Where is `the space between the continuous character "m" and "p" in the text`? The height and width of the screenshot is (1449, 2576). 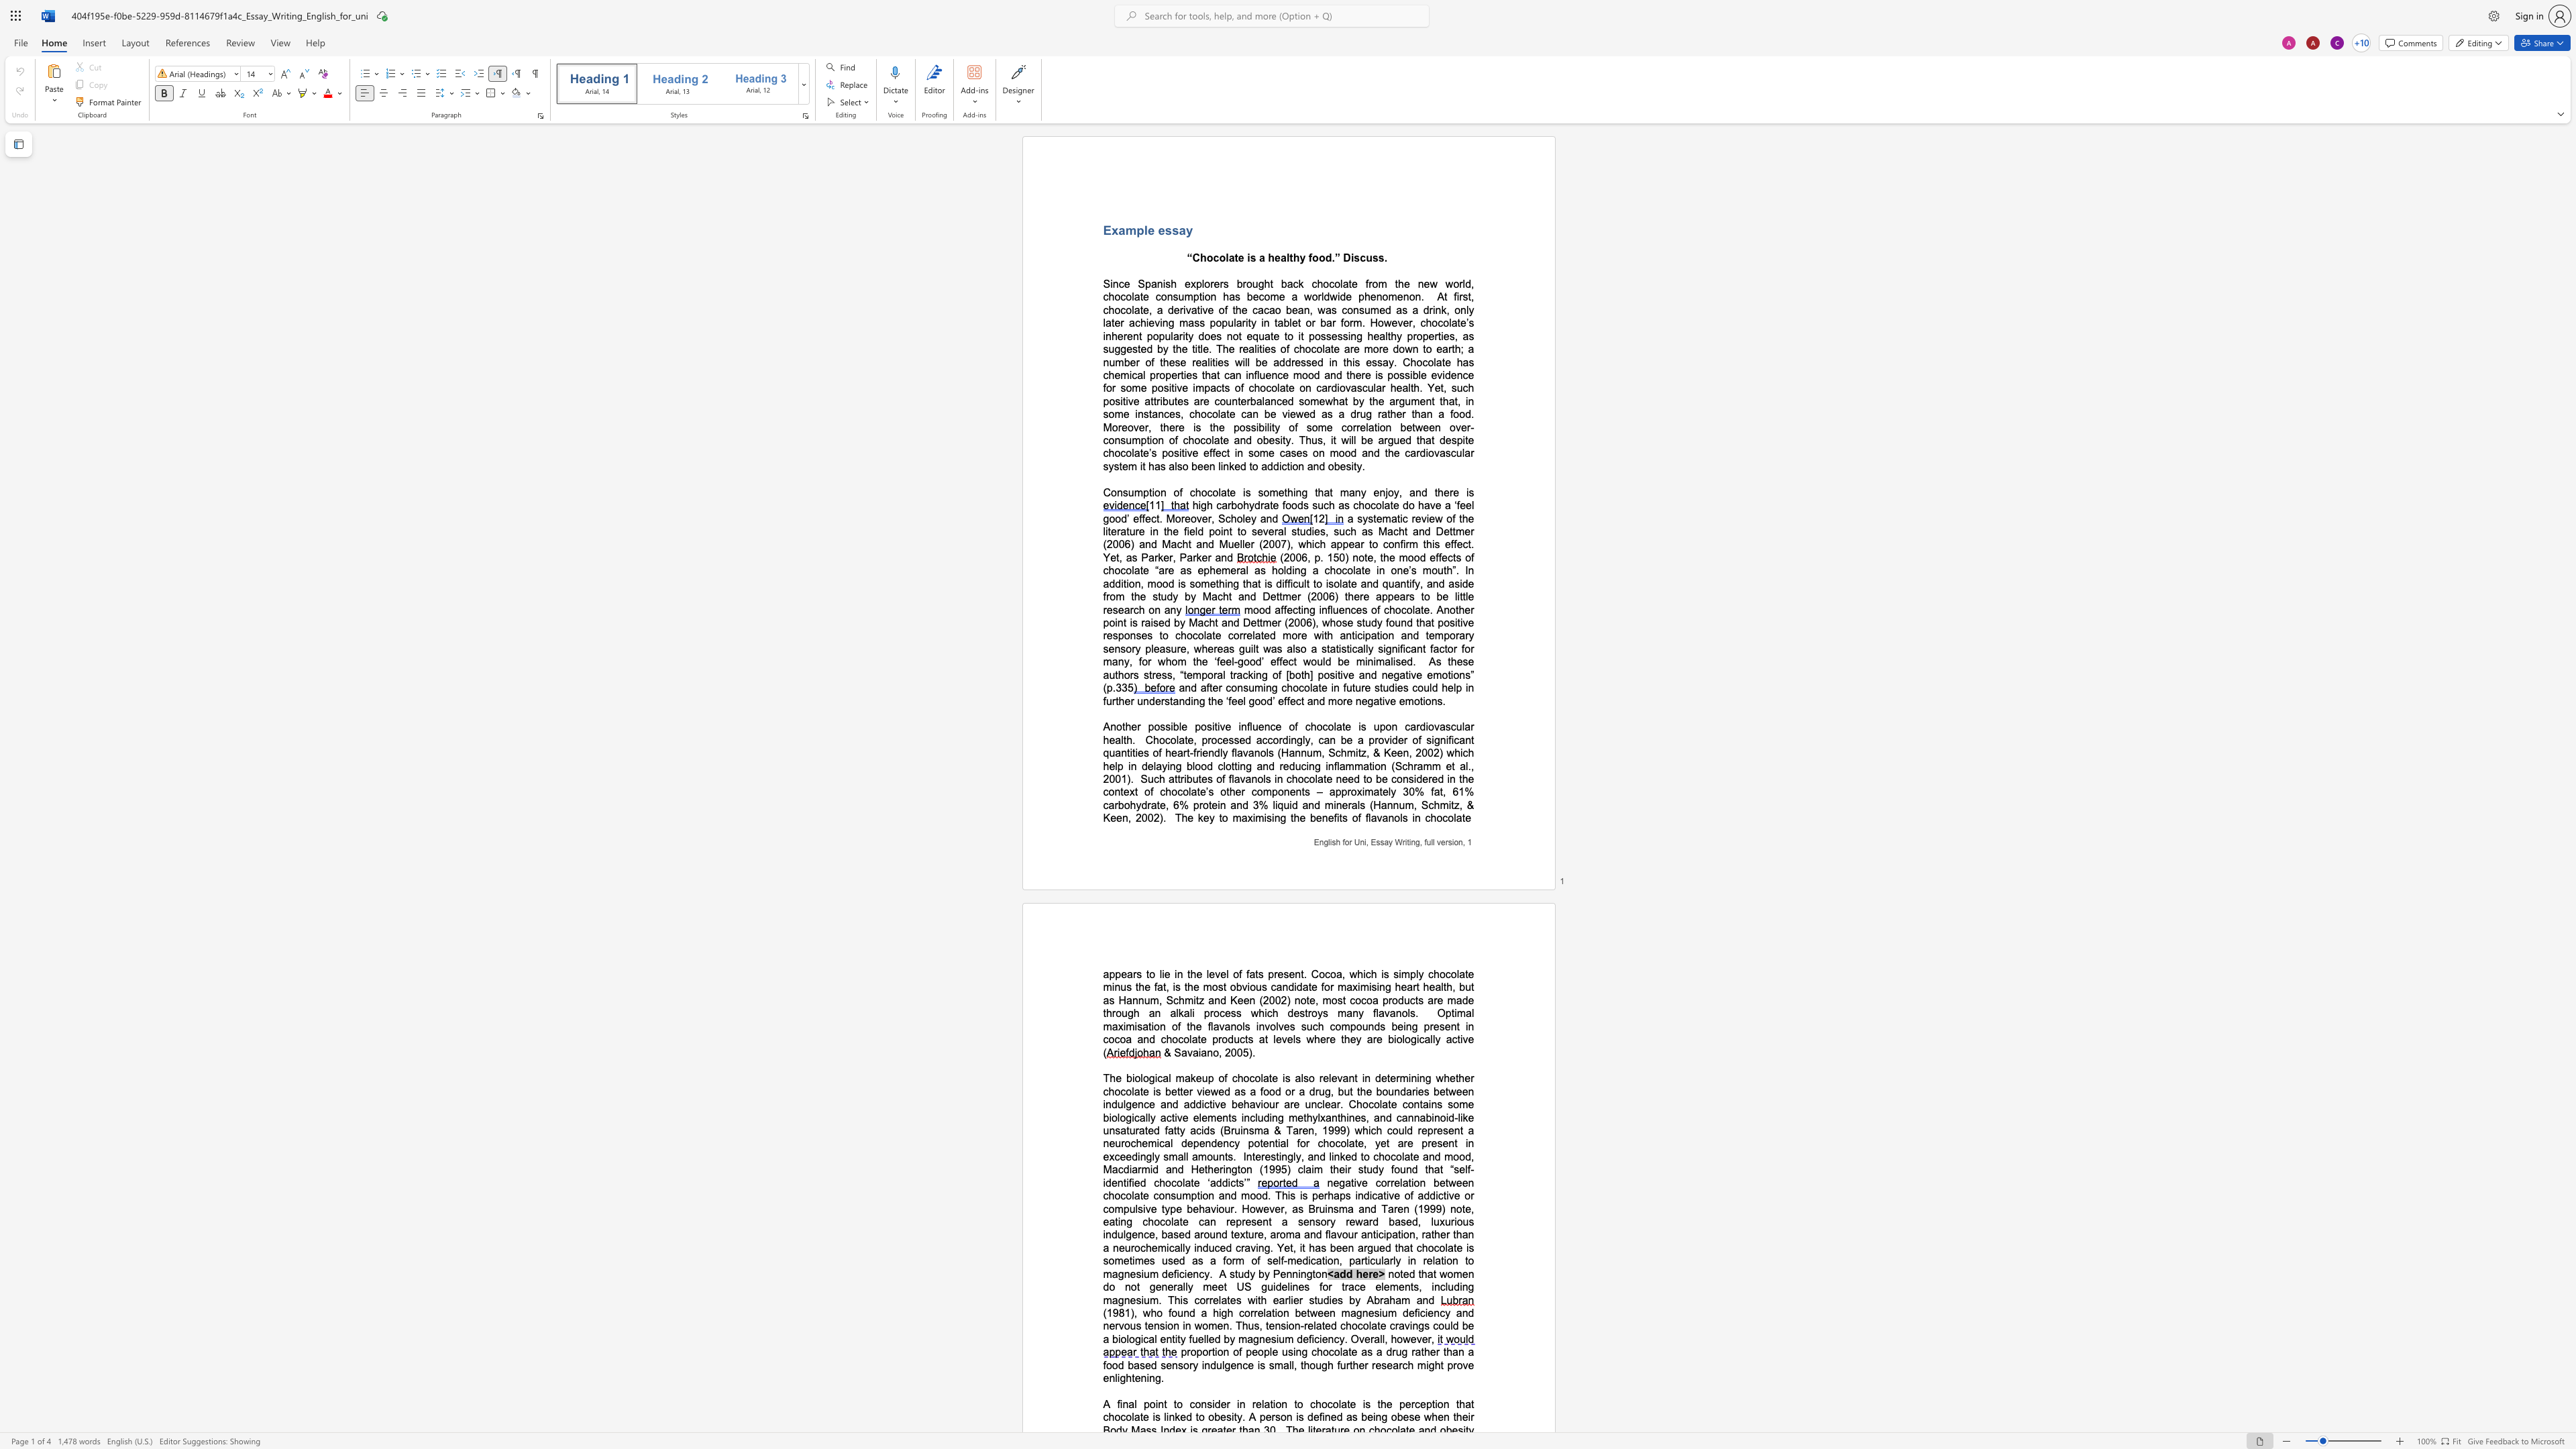 the space between the continuous character "m" and "p" in the text is located at coordinates (1192, 297).